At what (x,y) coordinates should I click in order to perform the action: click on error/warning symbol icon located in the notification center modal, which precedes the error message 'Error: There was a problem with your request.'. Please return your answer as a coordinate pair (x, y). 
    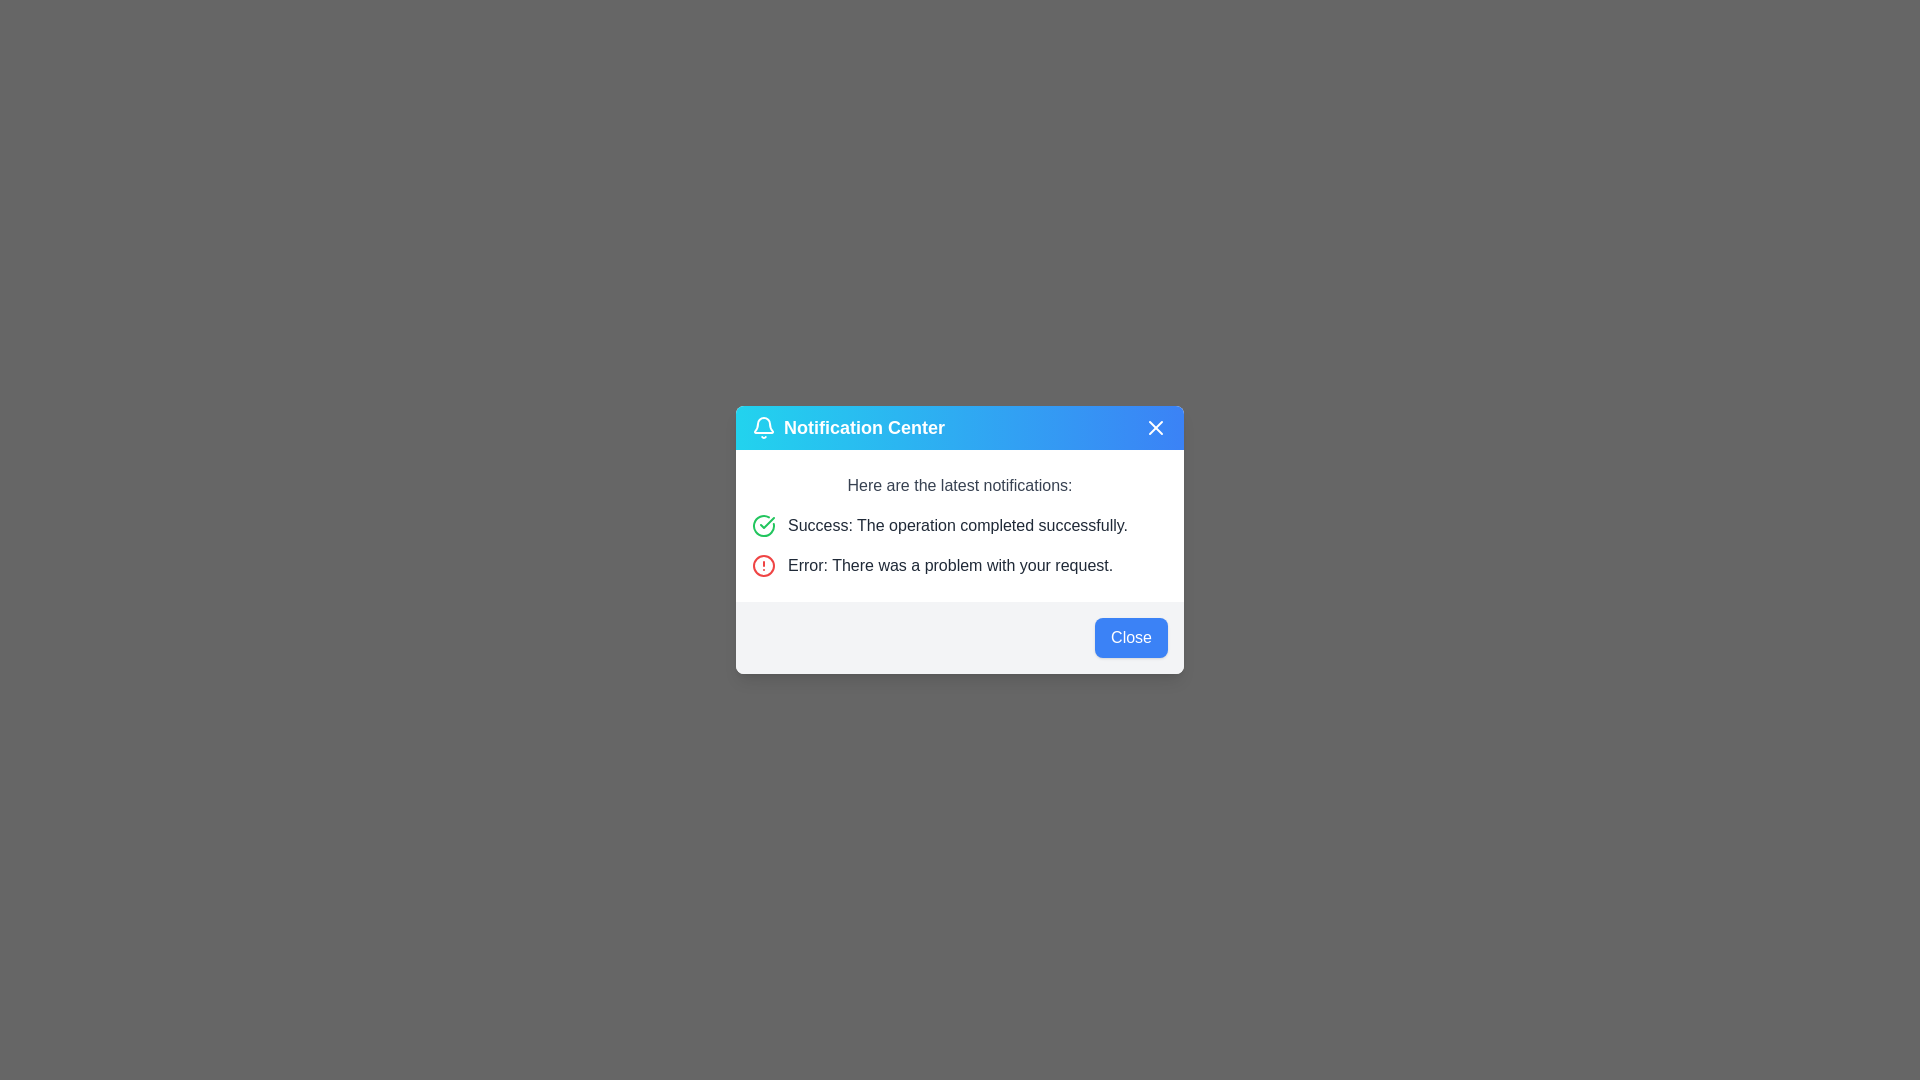
    Looking at the image, I should click on (762, 566).